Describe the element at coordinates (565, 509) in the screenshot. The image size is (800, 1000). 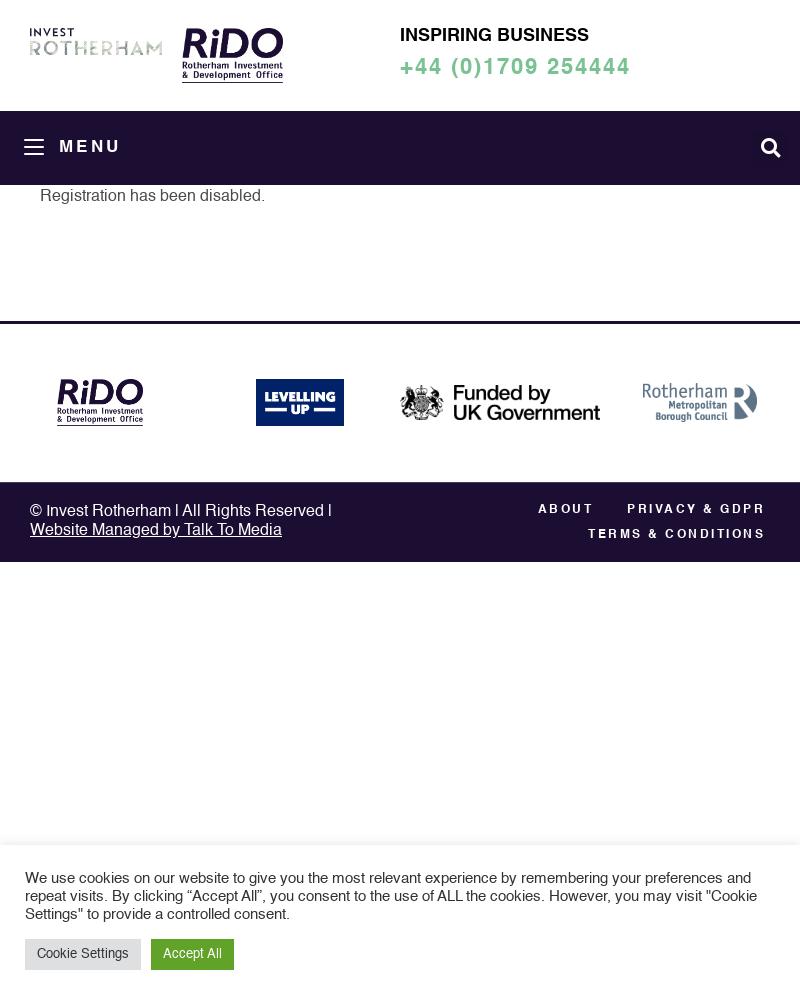
I see `'About'` at that location.